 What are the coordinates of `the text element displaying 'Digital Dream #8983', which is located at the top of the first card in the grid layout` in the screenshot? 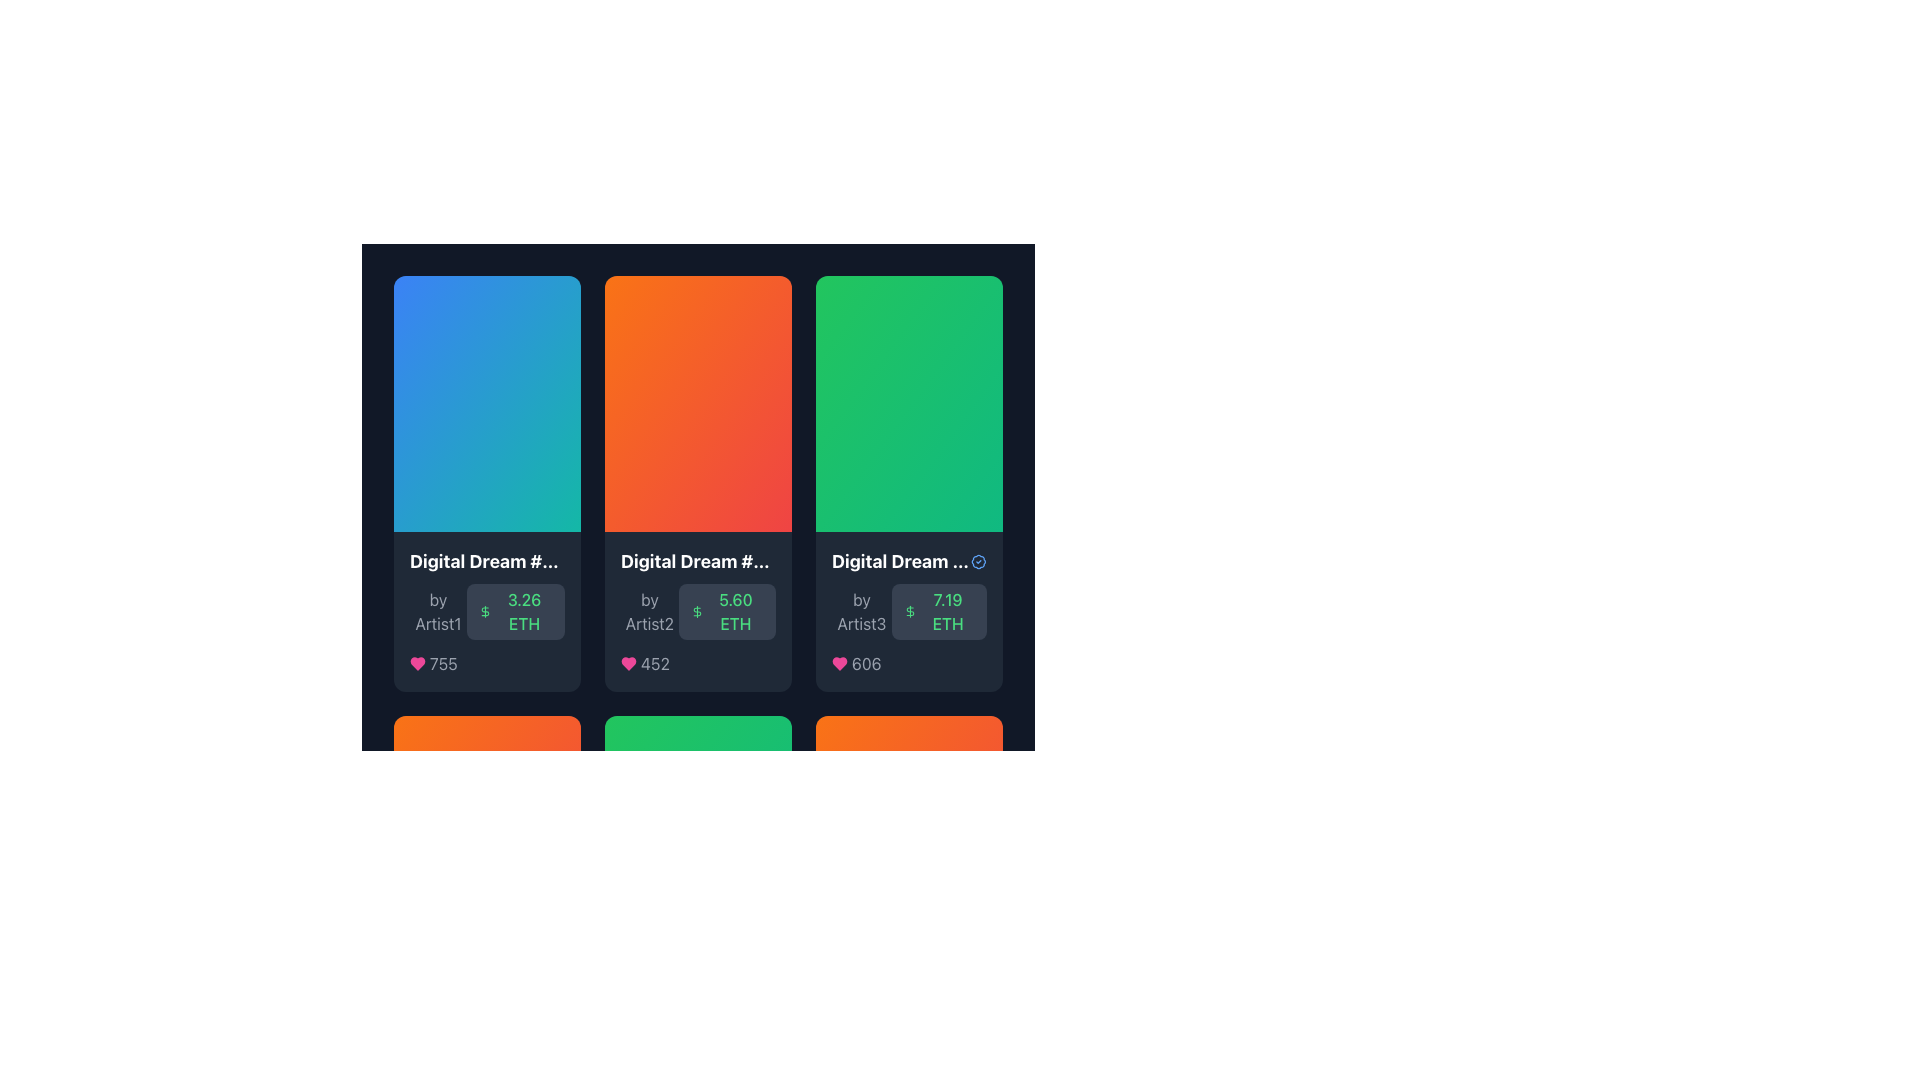 It's located at (487, 562).